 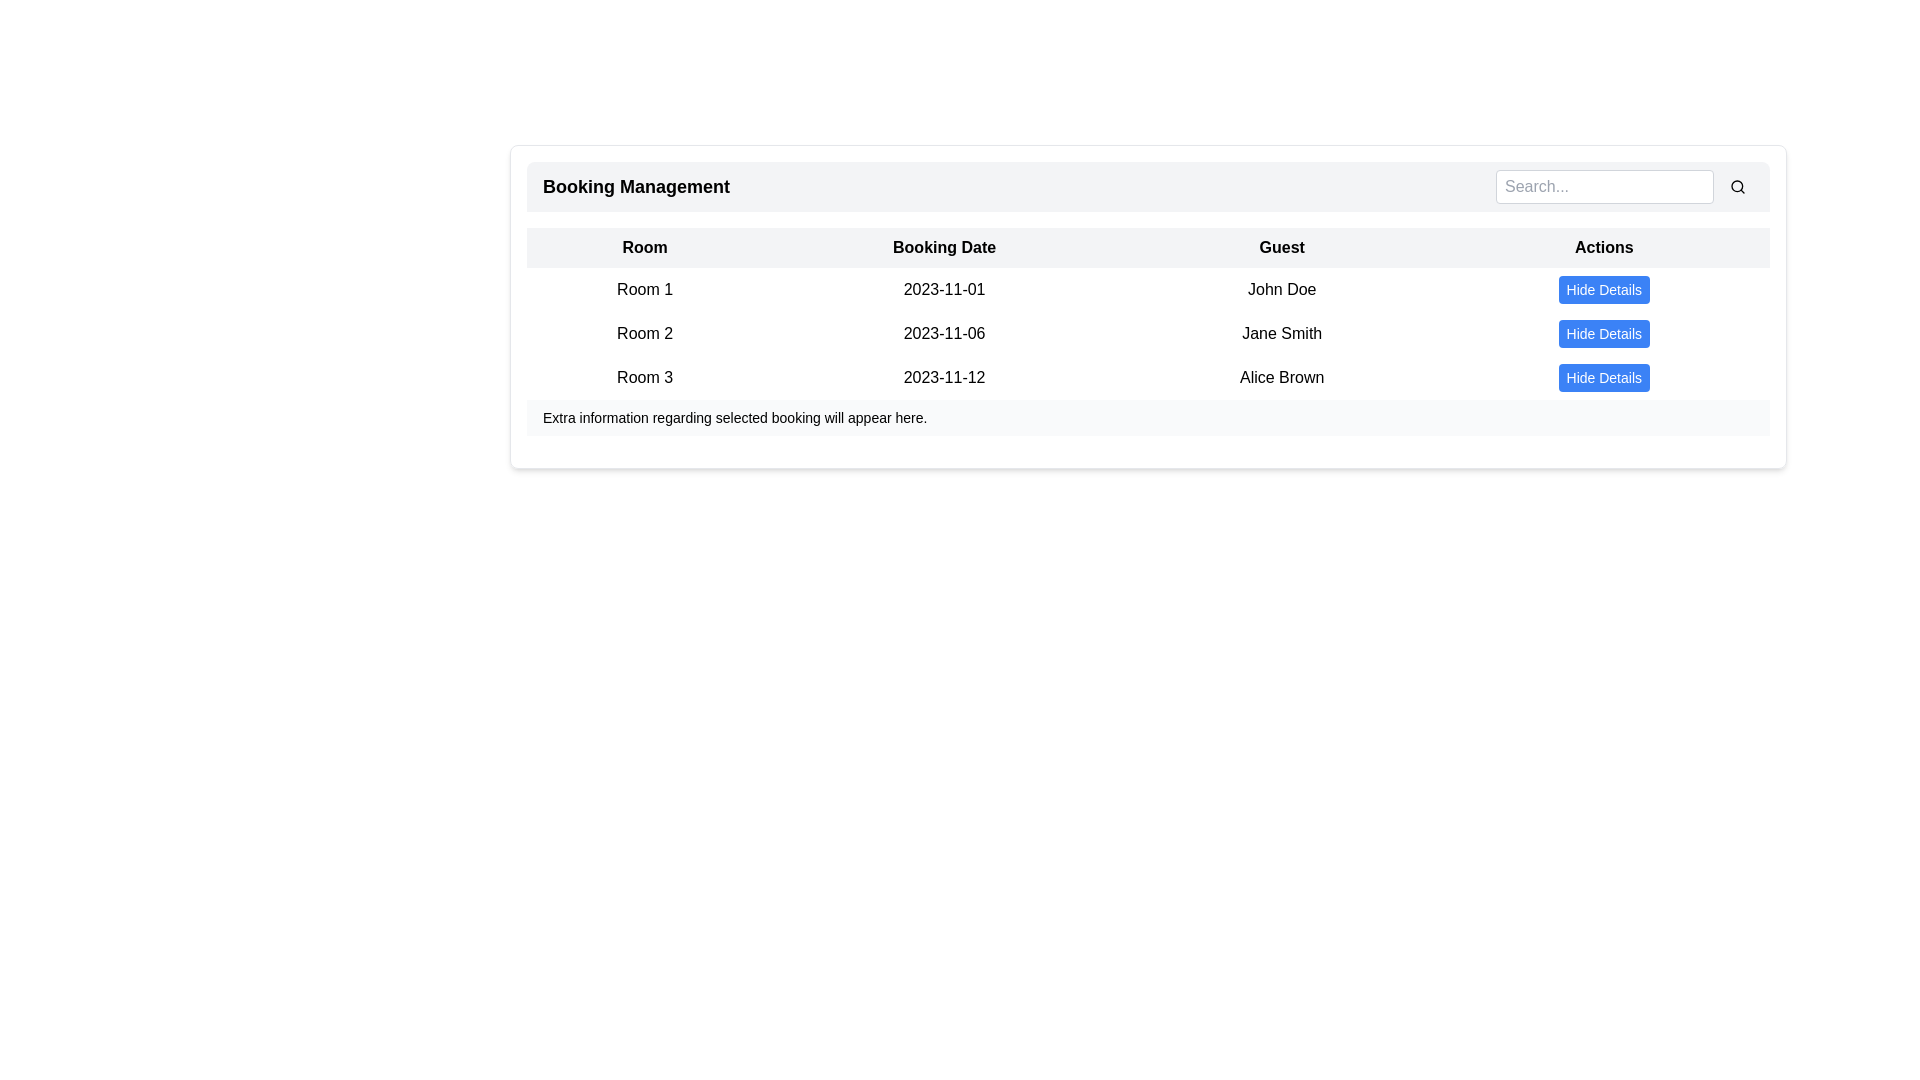 I want to click on the magnifying glass icon representing search functionality, located at the top-right corner next to the search text input, so click(x=1736, y=186).